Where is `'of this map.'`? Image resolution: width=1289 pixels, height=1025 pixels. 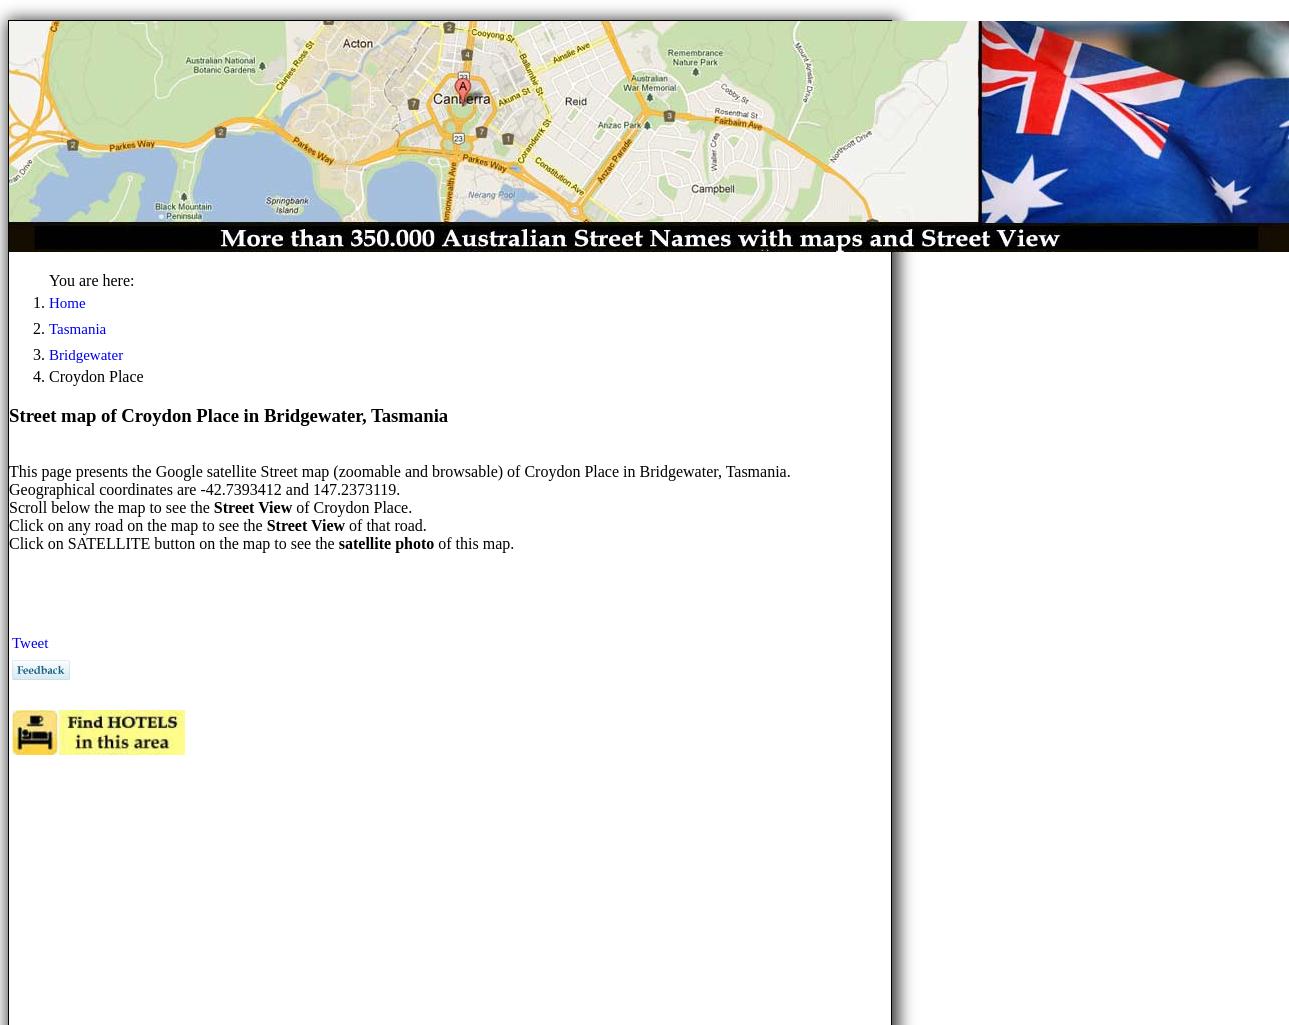
'of this map.' is located at coordinates (433, 542).